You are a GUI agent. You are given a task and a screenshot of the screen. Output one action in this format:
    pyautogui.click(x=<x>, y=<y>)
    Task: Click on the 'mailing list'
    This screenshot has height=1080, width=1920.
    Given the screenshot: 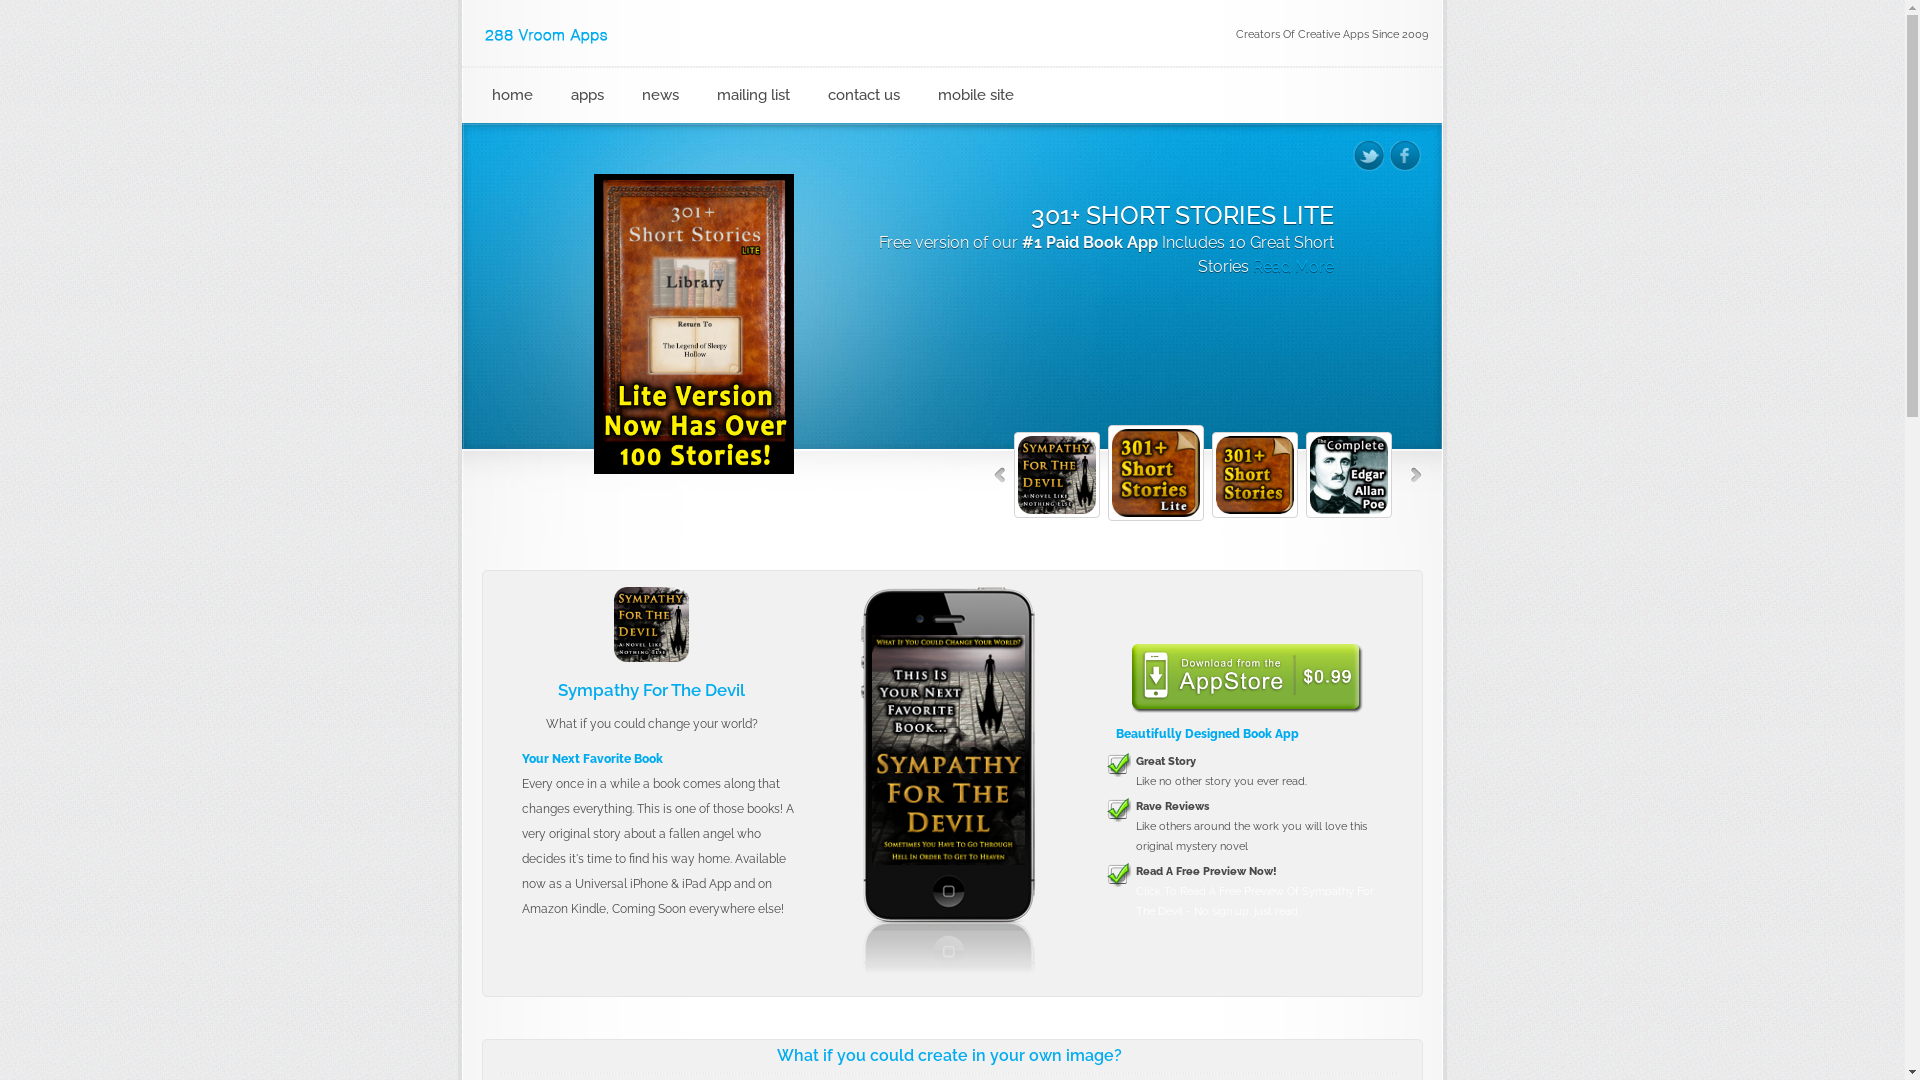 What is the action you would take?
    pyautogui.click(x=708, y=95)
    